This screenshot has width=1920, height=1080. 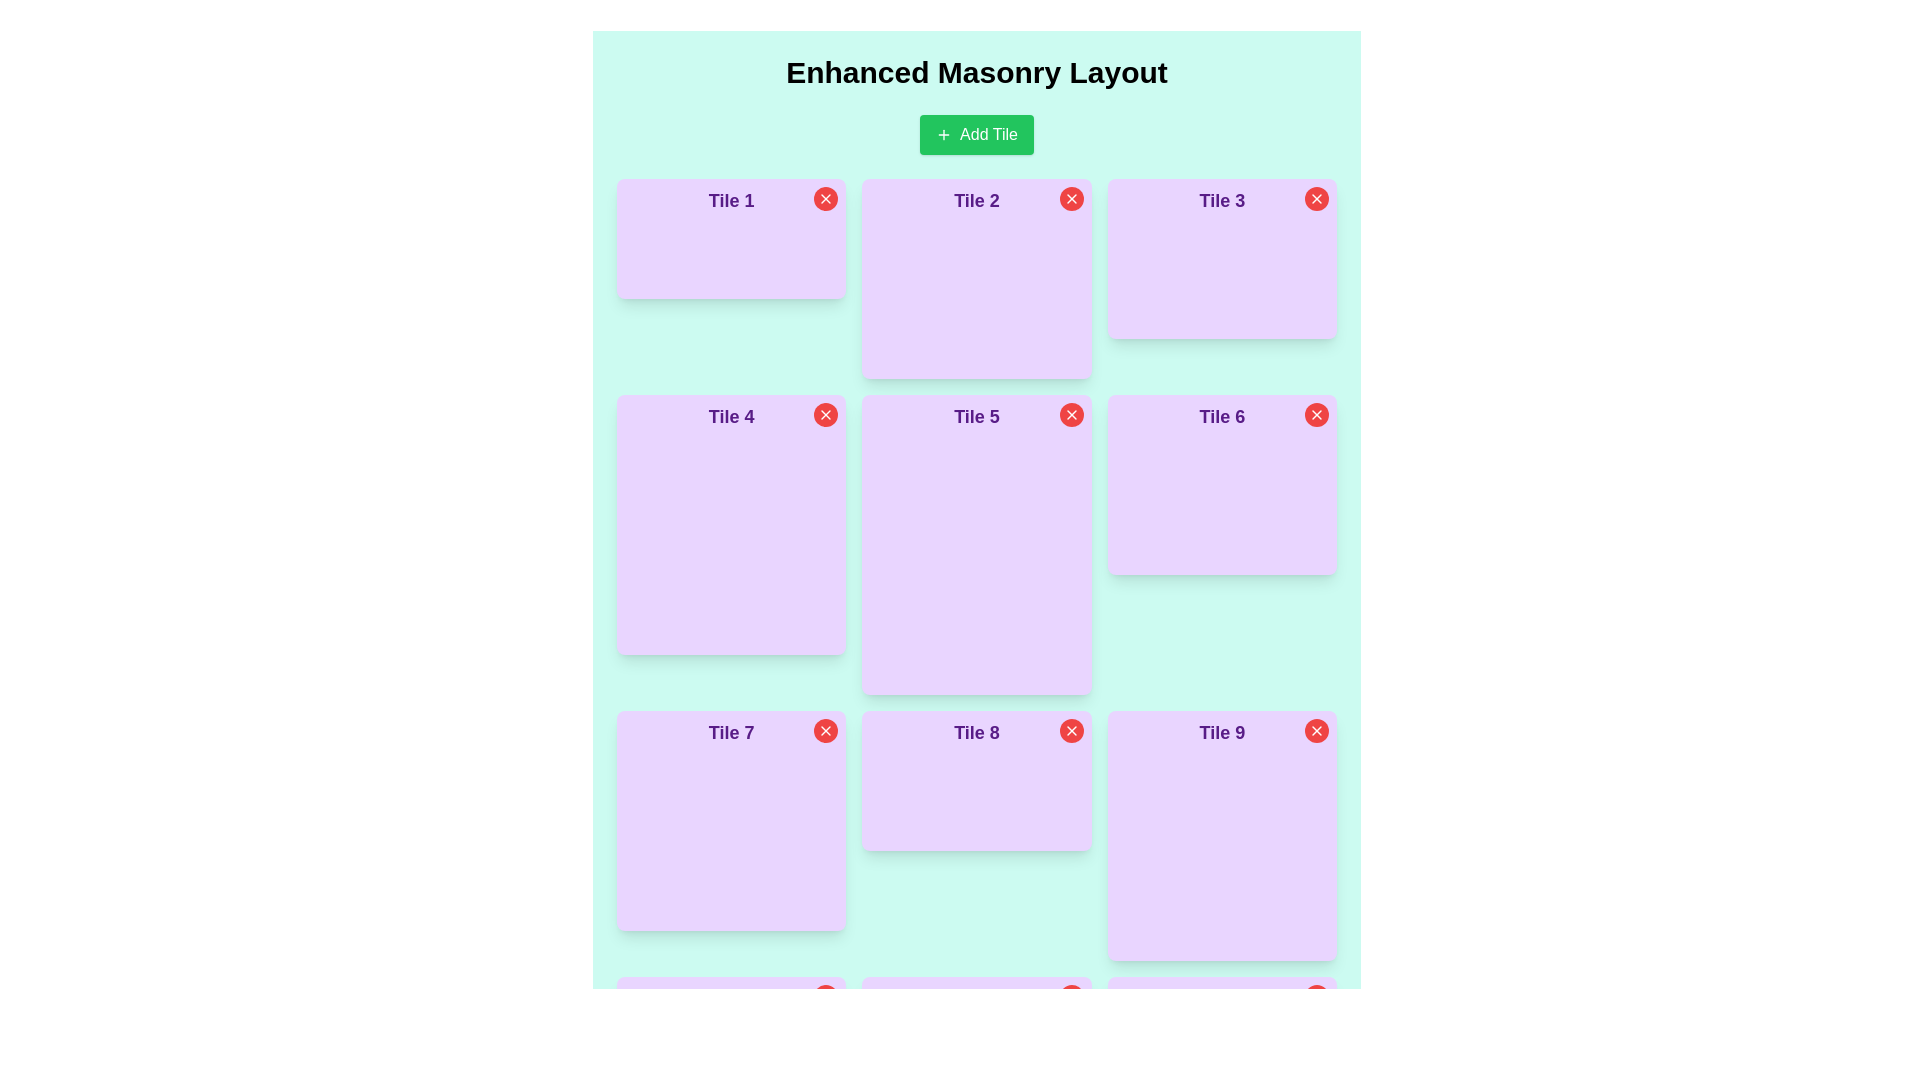 What do you see at coordinates (1070, 199) in the screenshot?
I see `the small 'X' mark button located in the top-right corner of 'Tile 2'` at bounding box center [1070, 199].